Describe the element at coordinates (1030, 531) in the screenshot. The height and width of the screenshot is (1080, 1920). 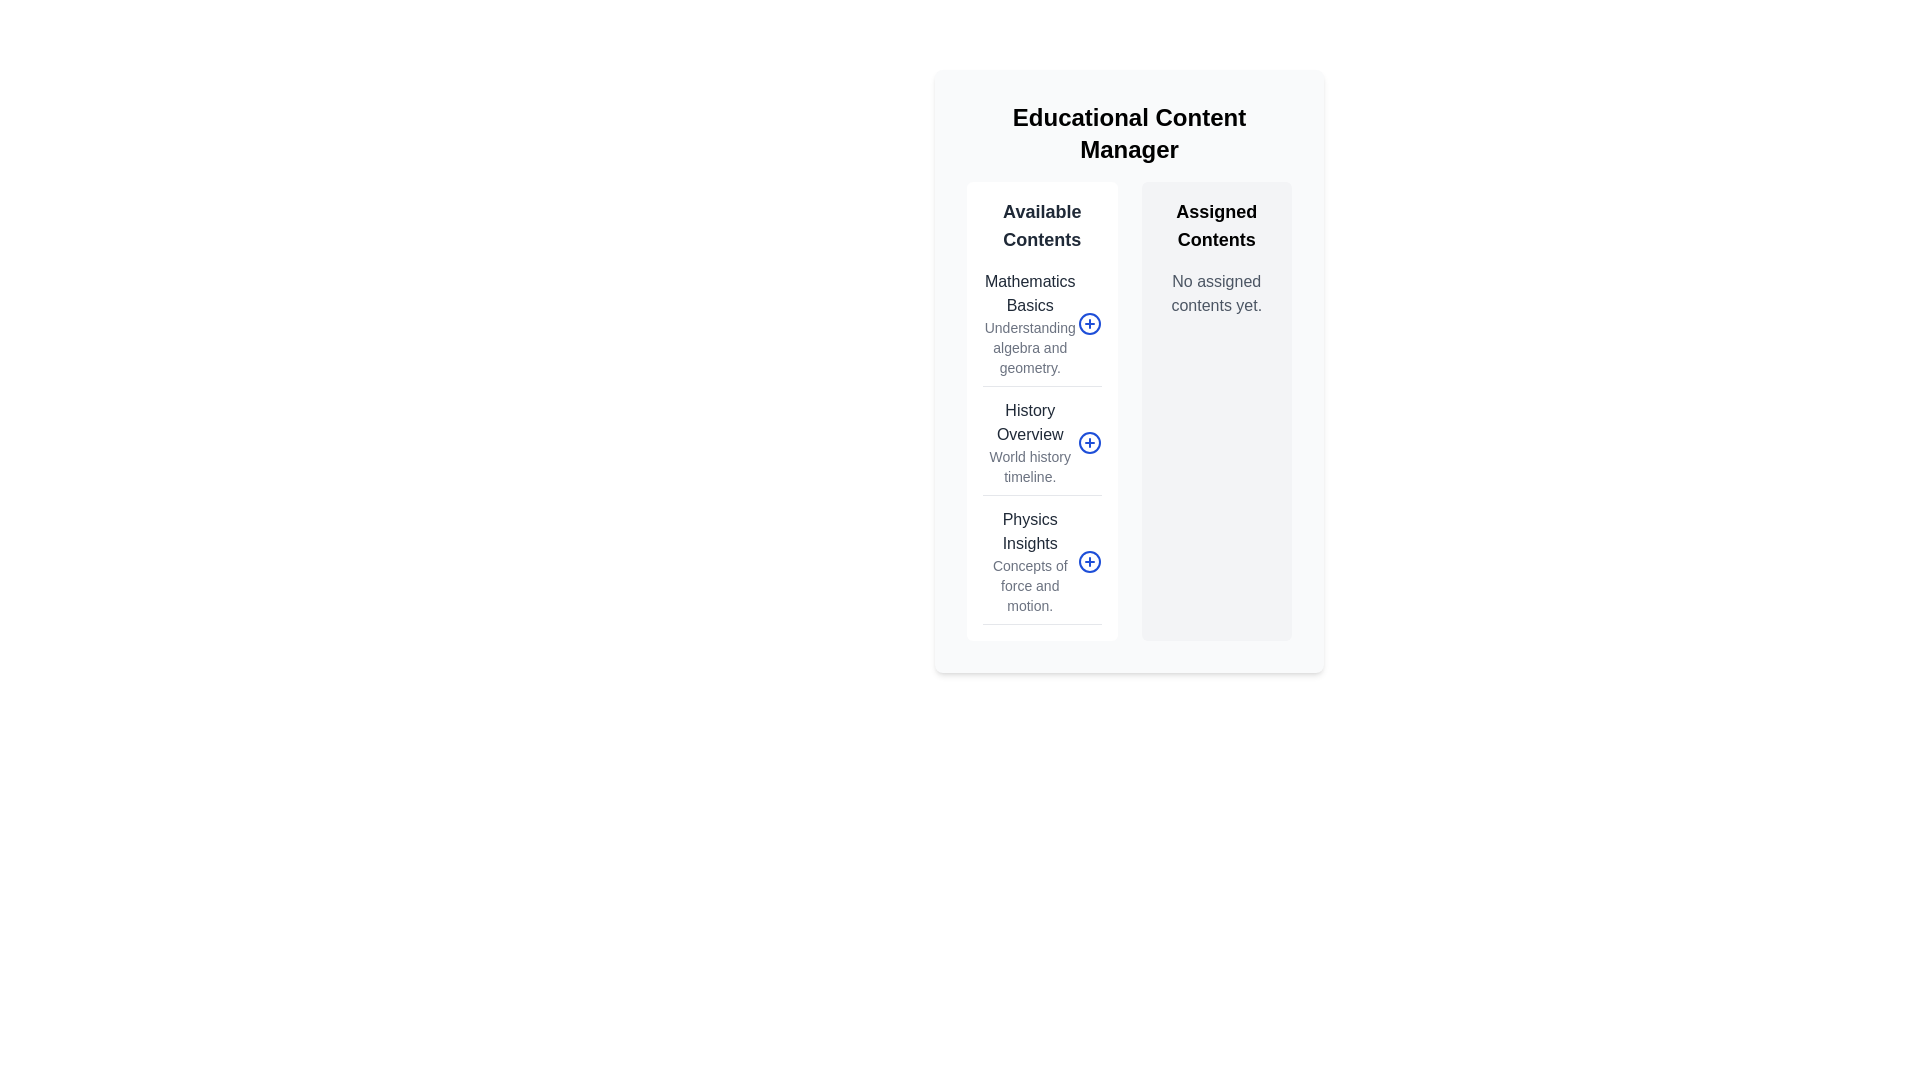
I see `the 'Physics Insights' text label, which is a medium weight title positioned above a subtitle in the 'Available Contents' section` at that location.